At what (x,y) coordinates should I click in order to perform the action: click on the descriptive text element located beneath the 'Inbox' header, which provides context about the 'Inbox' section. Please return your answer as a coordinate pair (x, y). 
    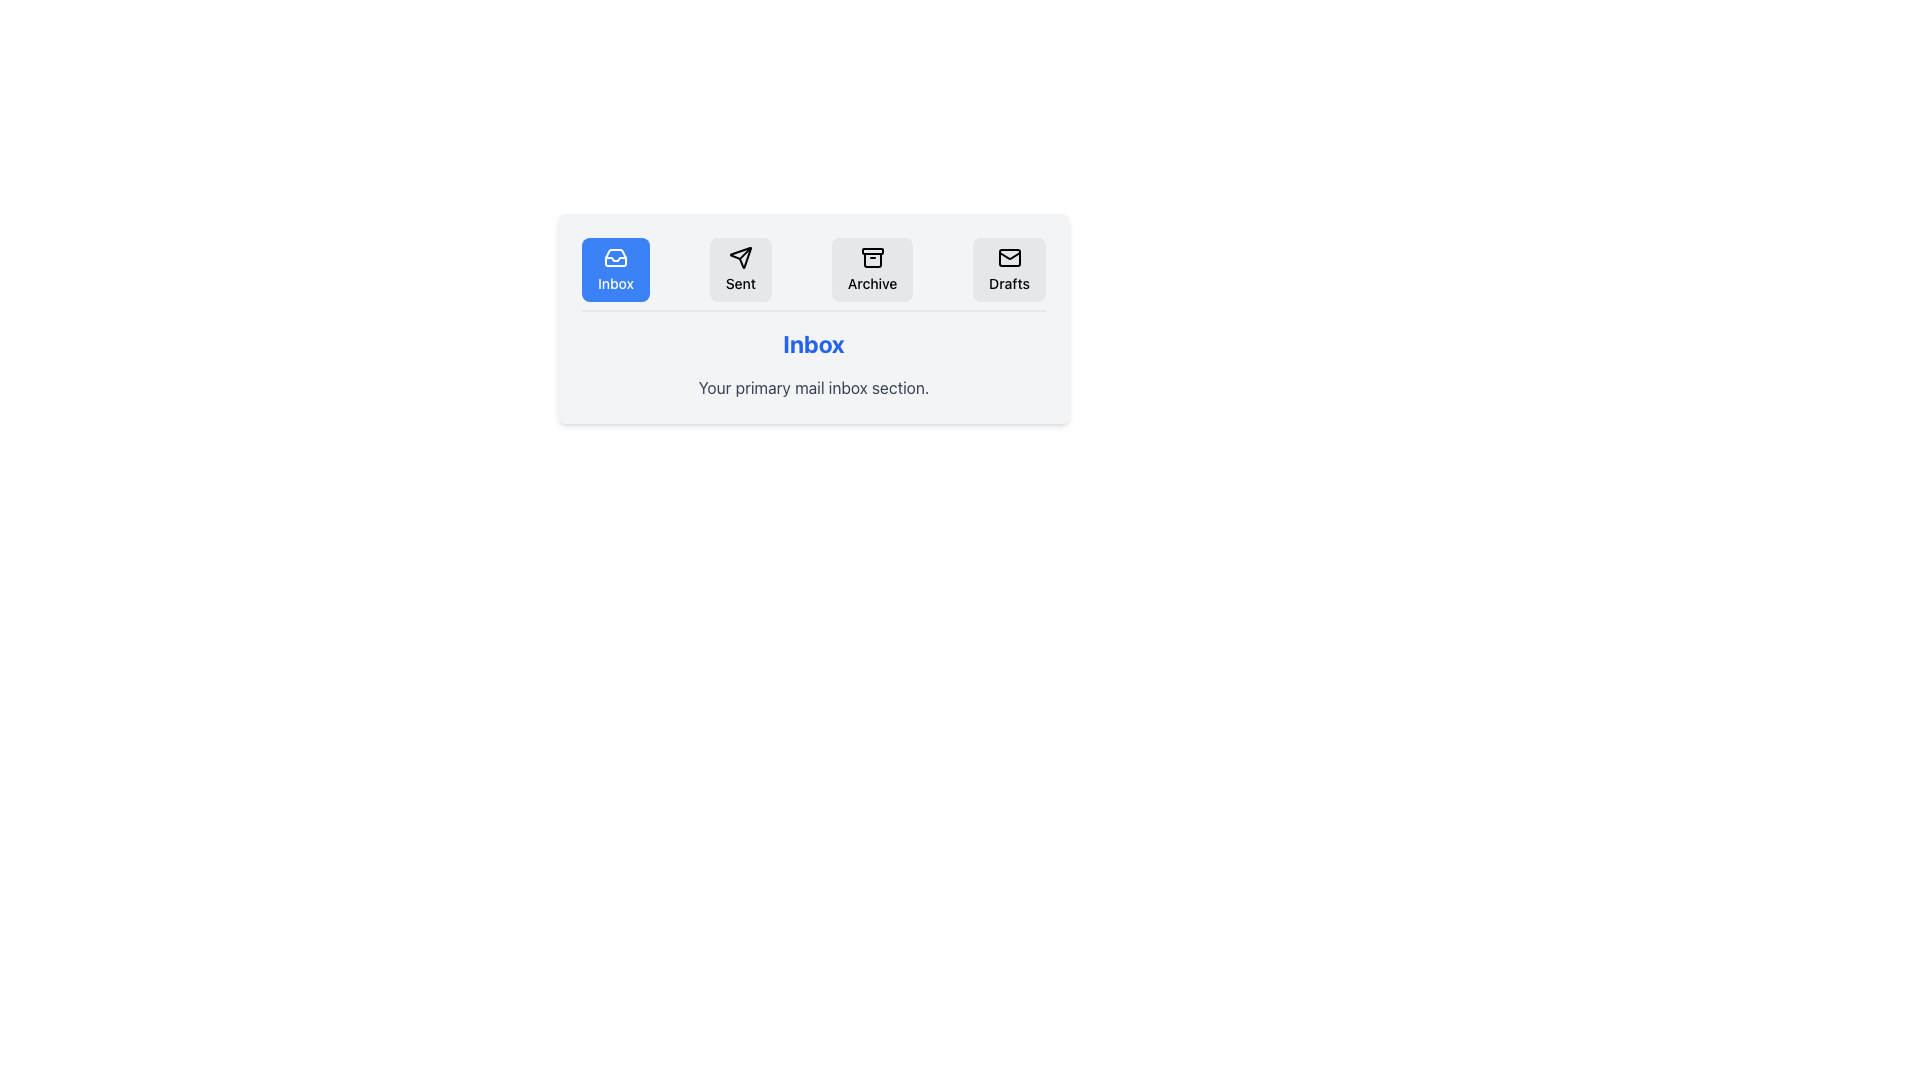
    Looking at the image, I should click on (814, 388).